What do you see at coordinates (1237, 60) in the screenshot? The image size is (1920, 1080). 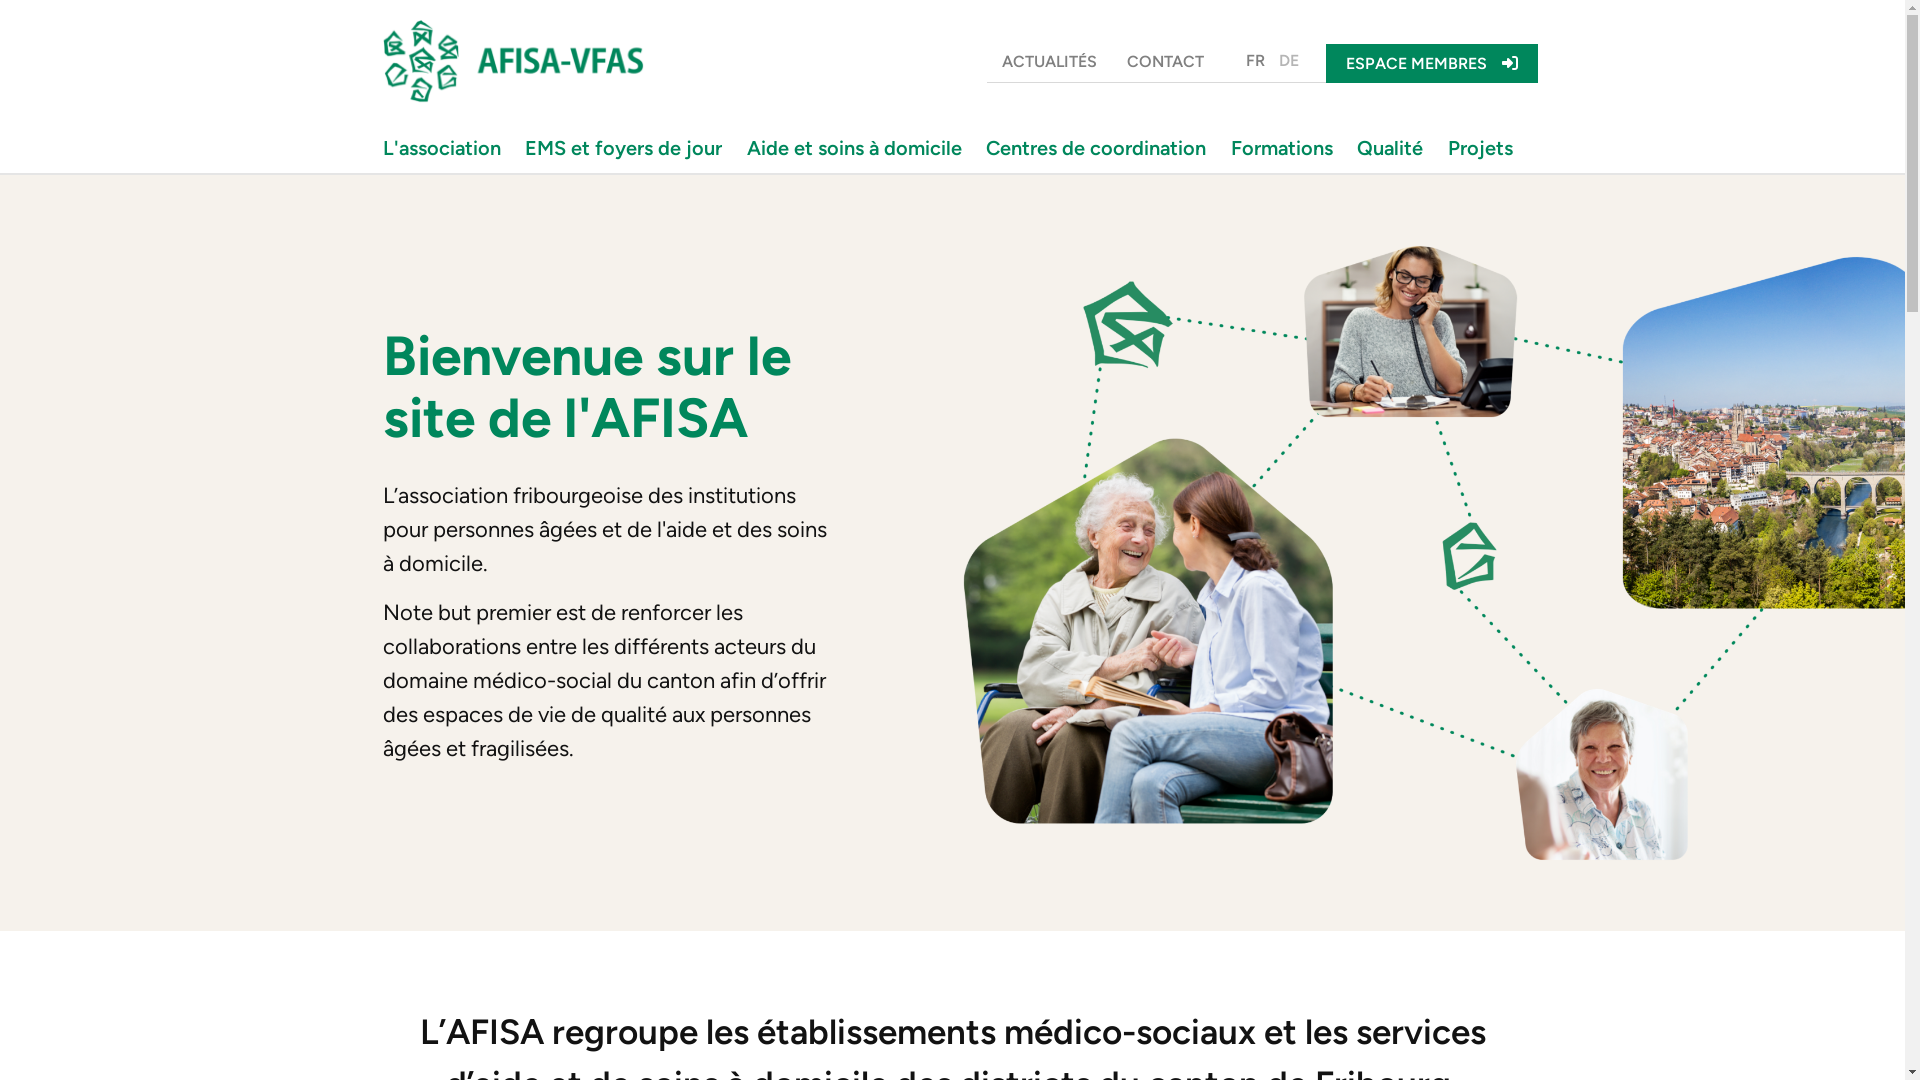 I see `'FR'` at bounding box center [1237, 60].